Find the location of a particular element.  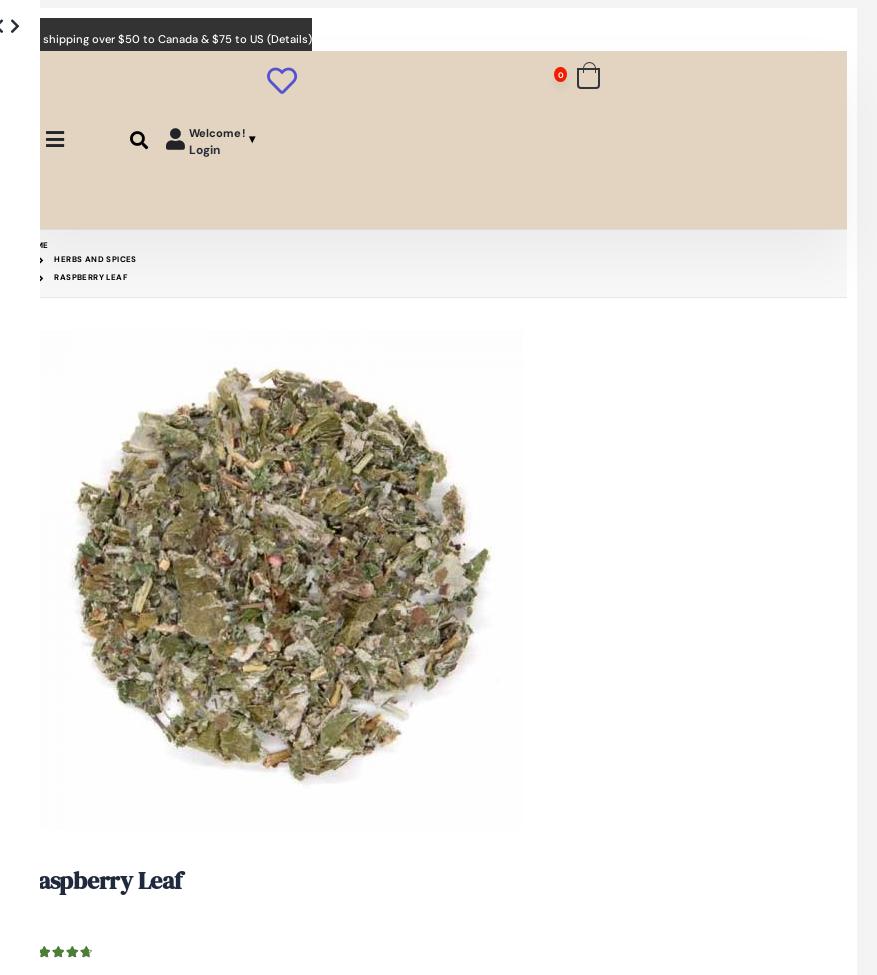

'Welcome!' is located at coordinates (215, 131).